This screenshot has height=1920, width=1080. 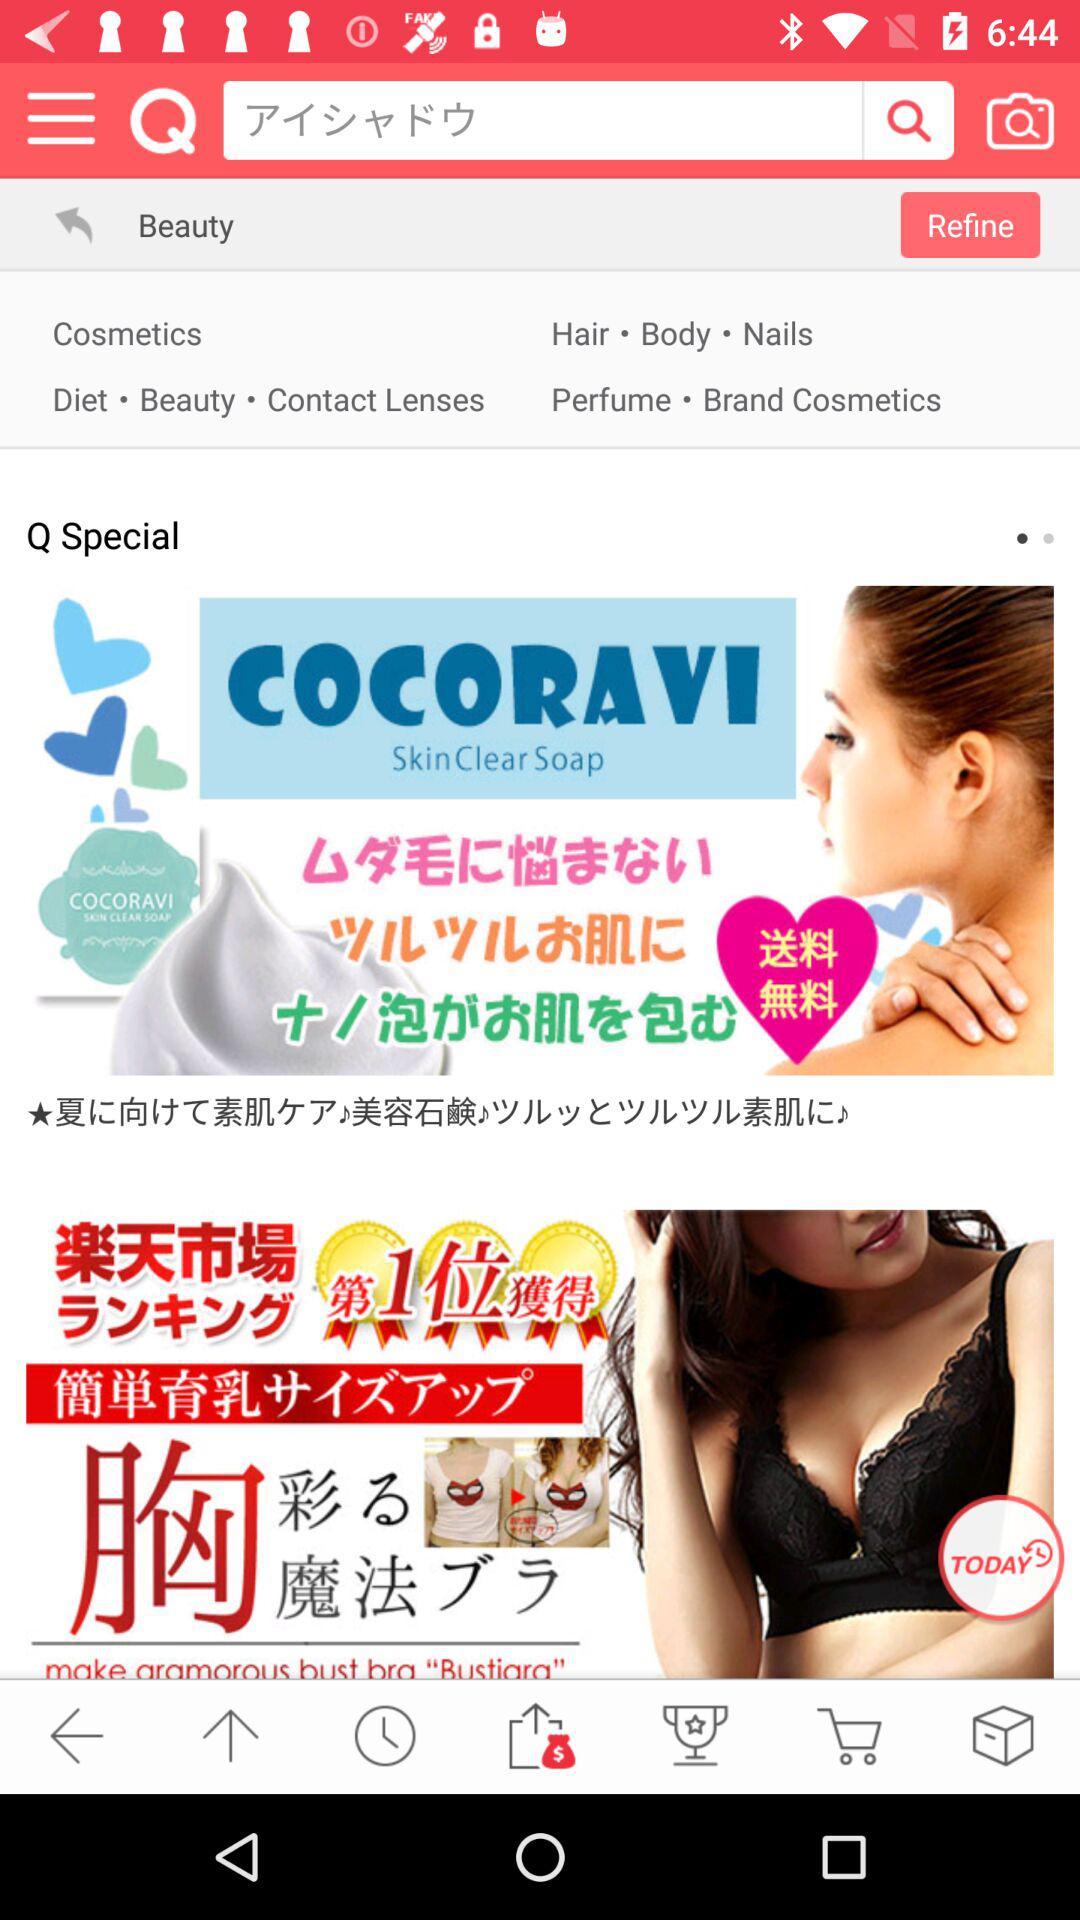 I want to click on to up arrow, so click(x=229, y=1734).